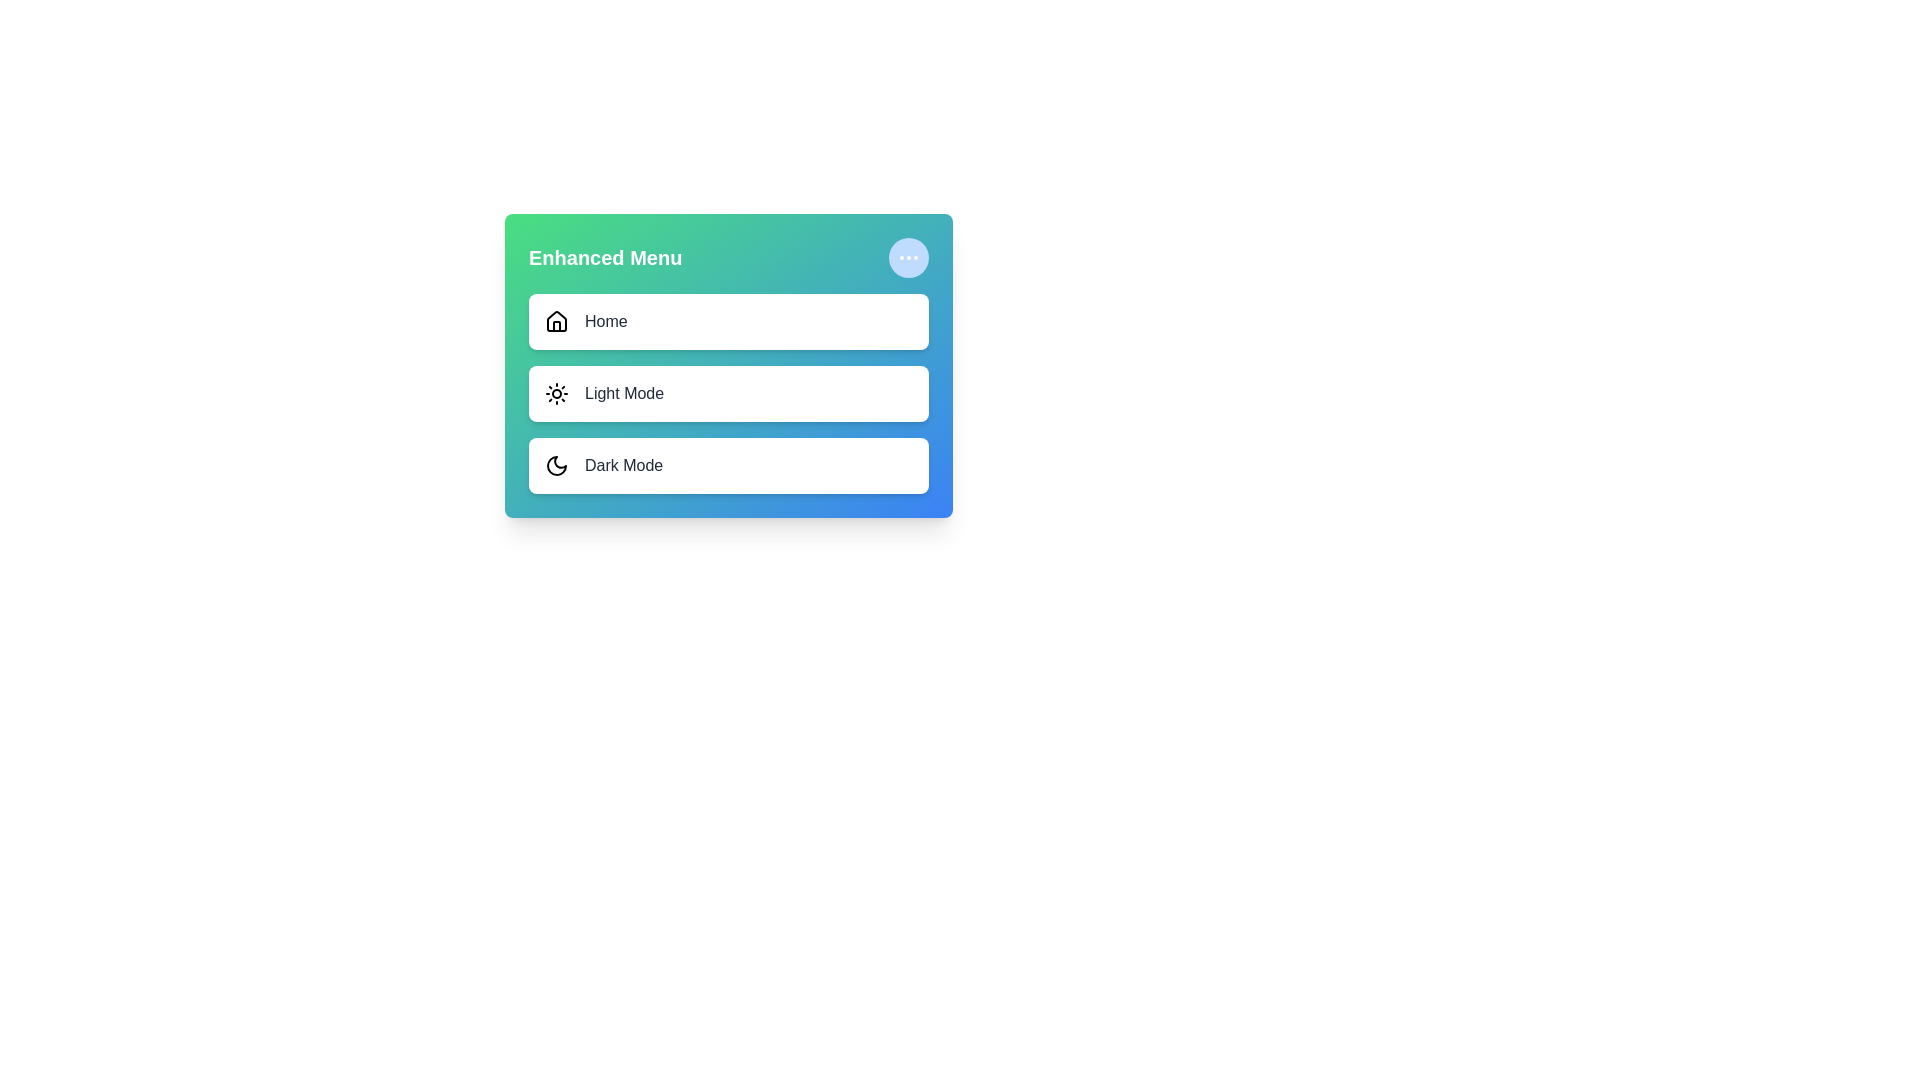  Describe the element at coordinates (728, 466) in the screenshot. I see `the menu item labeled 'Dark Mode' to select it` at that location.